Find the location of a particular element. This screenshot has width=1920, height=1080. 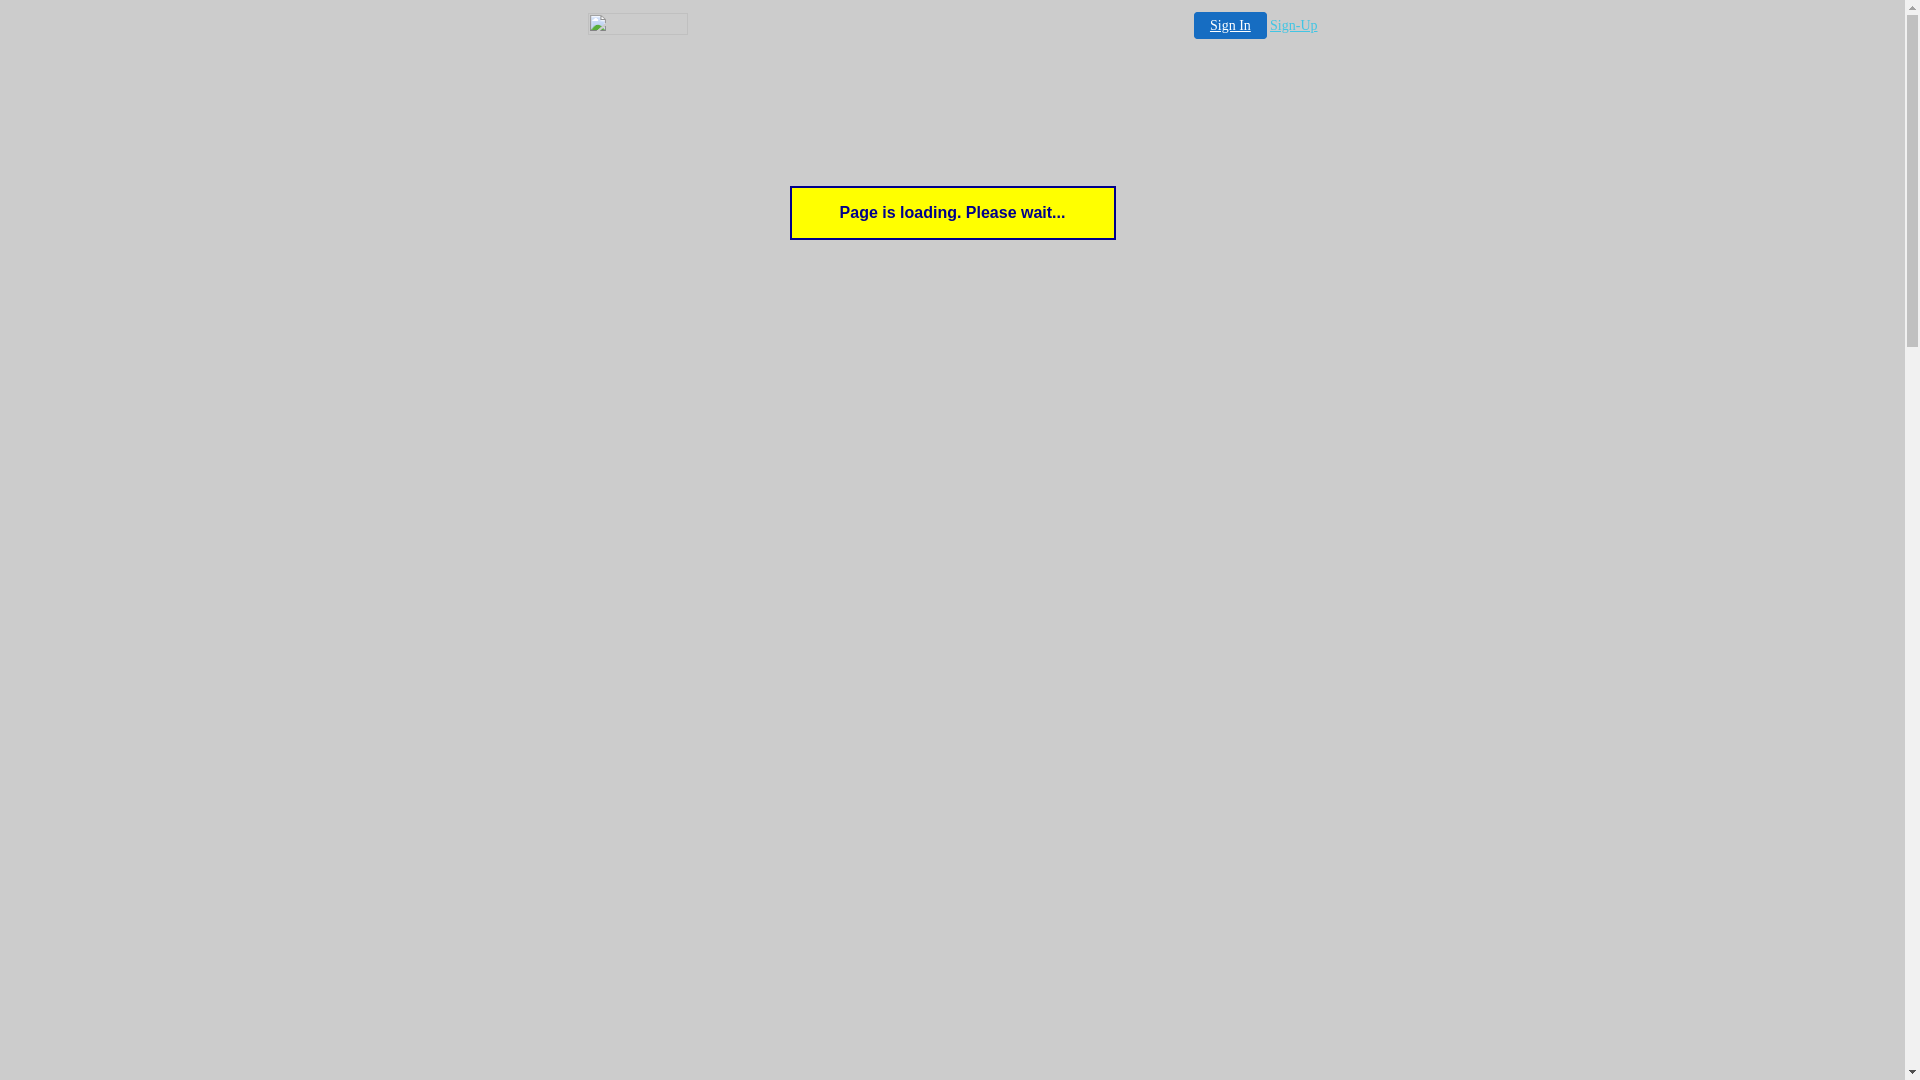

'Sign In' is located at coordinates (1229, 25).